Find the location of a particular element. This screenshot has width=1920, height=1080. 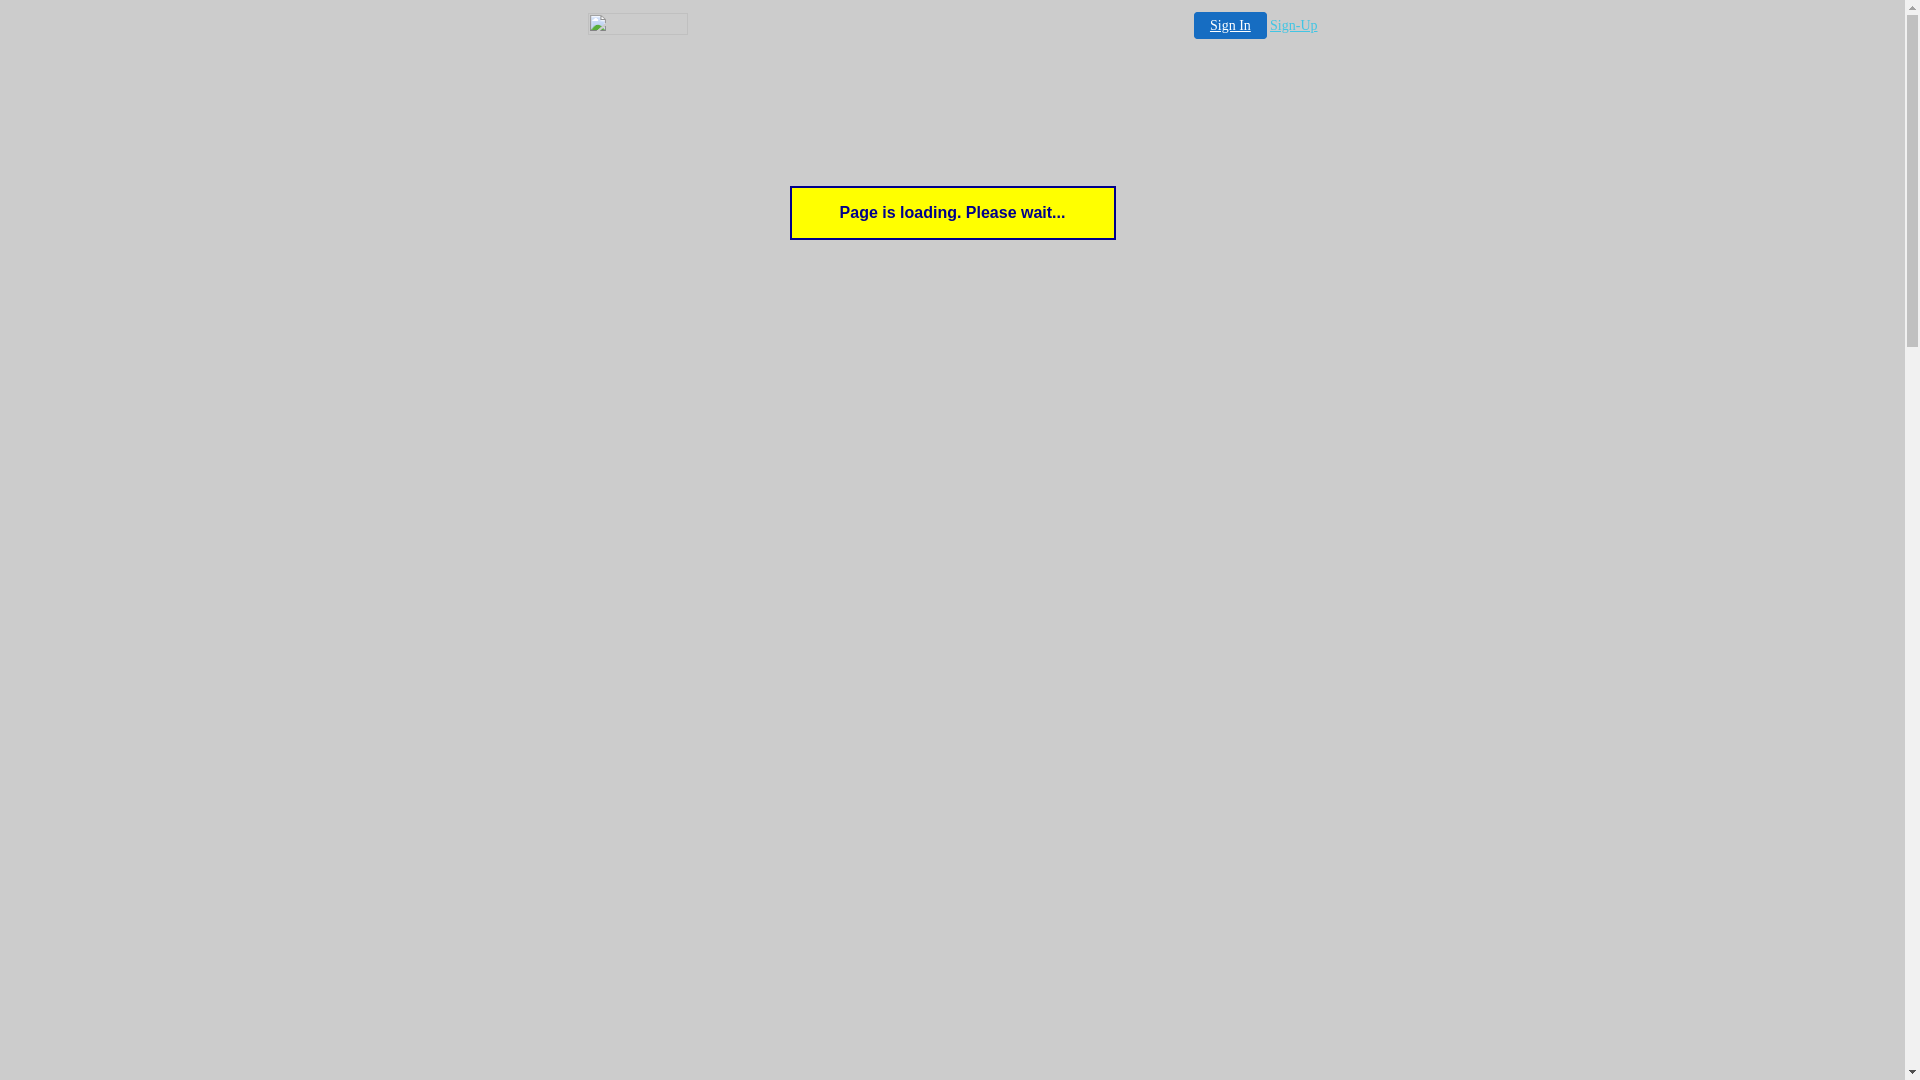

'Sign In' is located at coordinates (1229, 25).